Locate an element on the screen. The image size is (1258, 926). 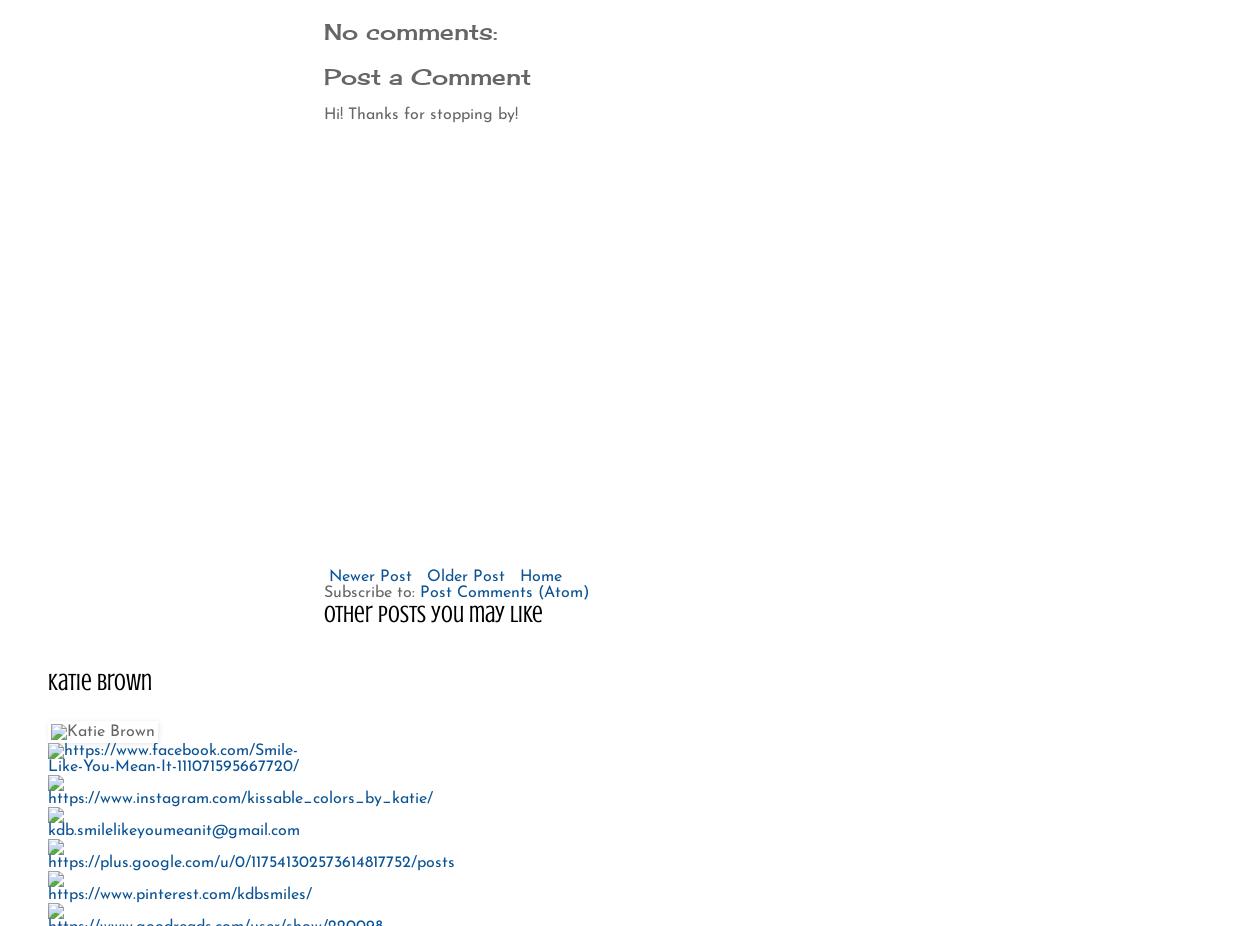
'Subscribe to:' is located at coordinates (323, 590).